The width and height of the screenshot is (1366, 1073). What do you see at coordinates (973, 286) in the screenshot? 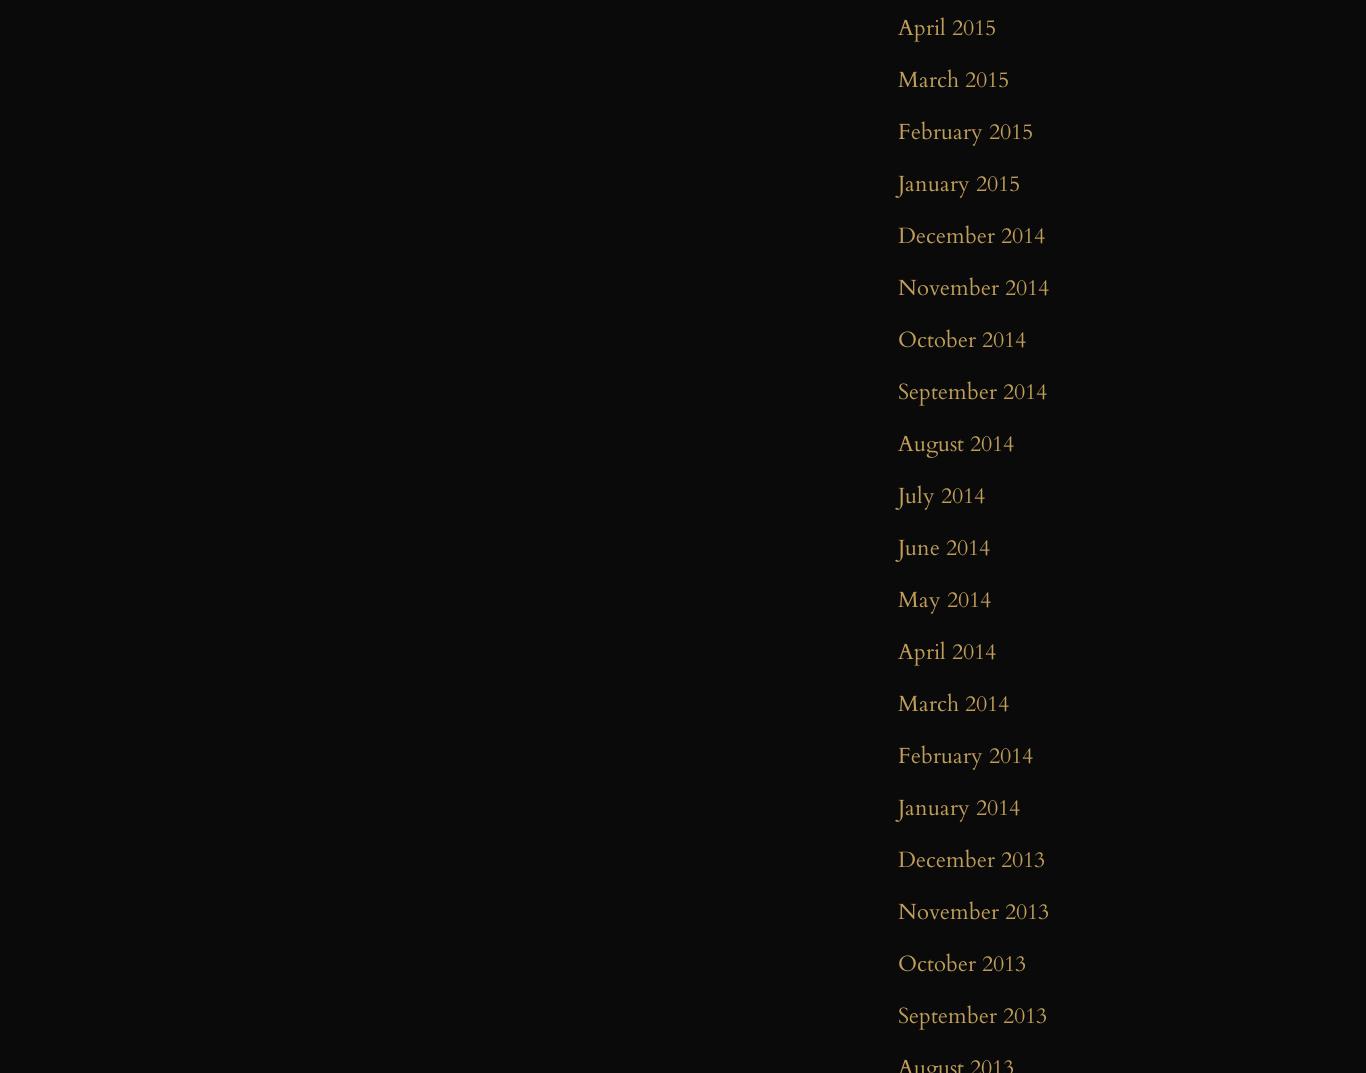
I see `'November 2014'` at bounding box center [973, 286].